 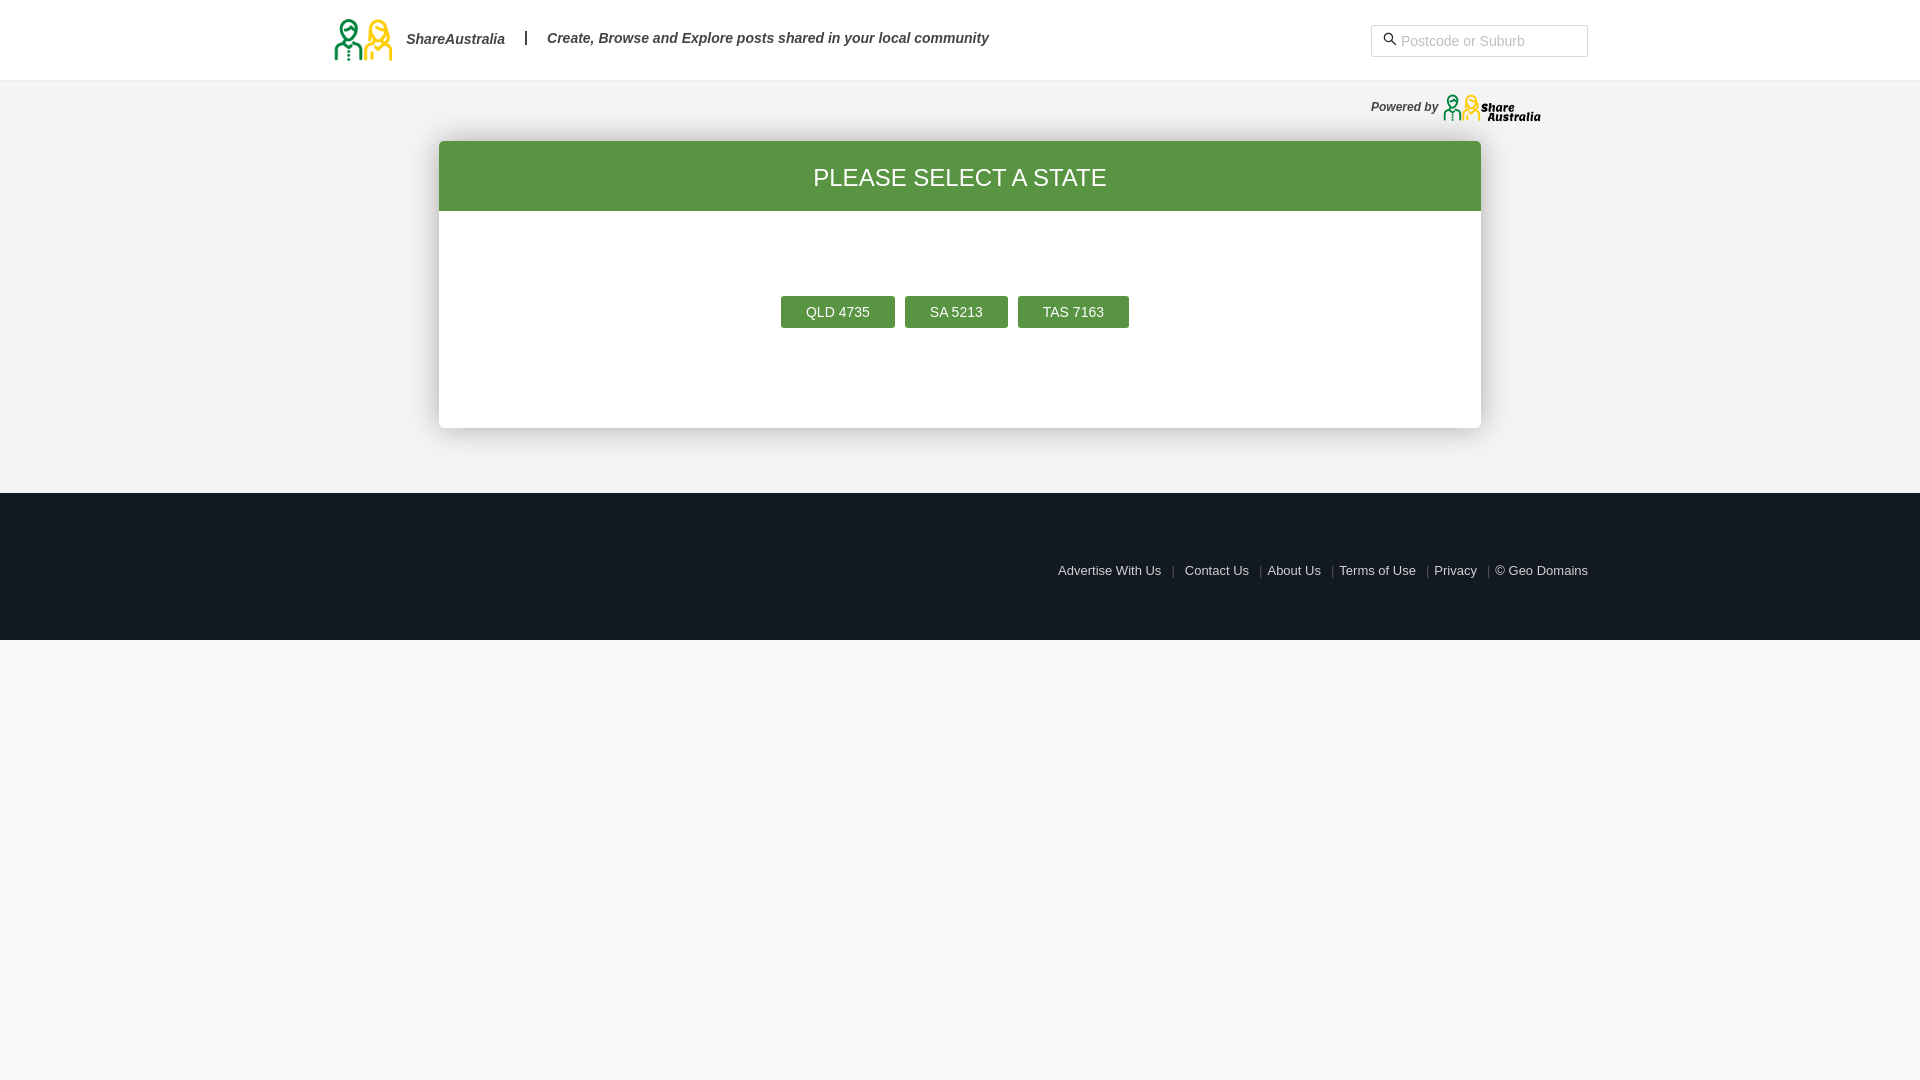 What do you see at coordinates (1455, 570) in the screenshot?
I see `'Privacy'` at bounding box center [1455, 570].